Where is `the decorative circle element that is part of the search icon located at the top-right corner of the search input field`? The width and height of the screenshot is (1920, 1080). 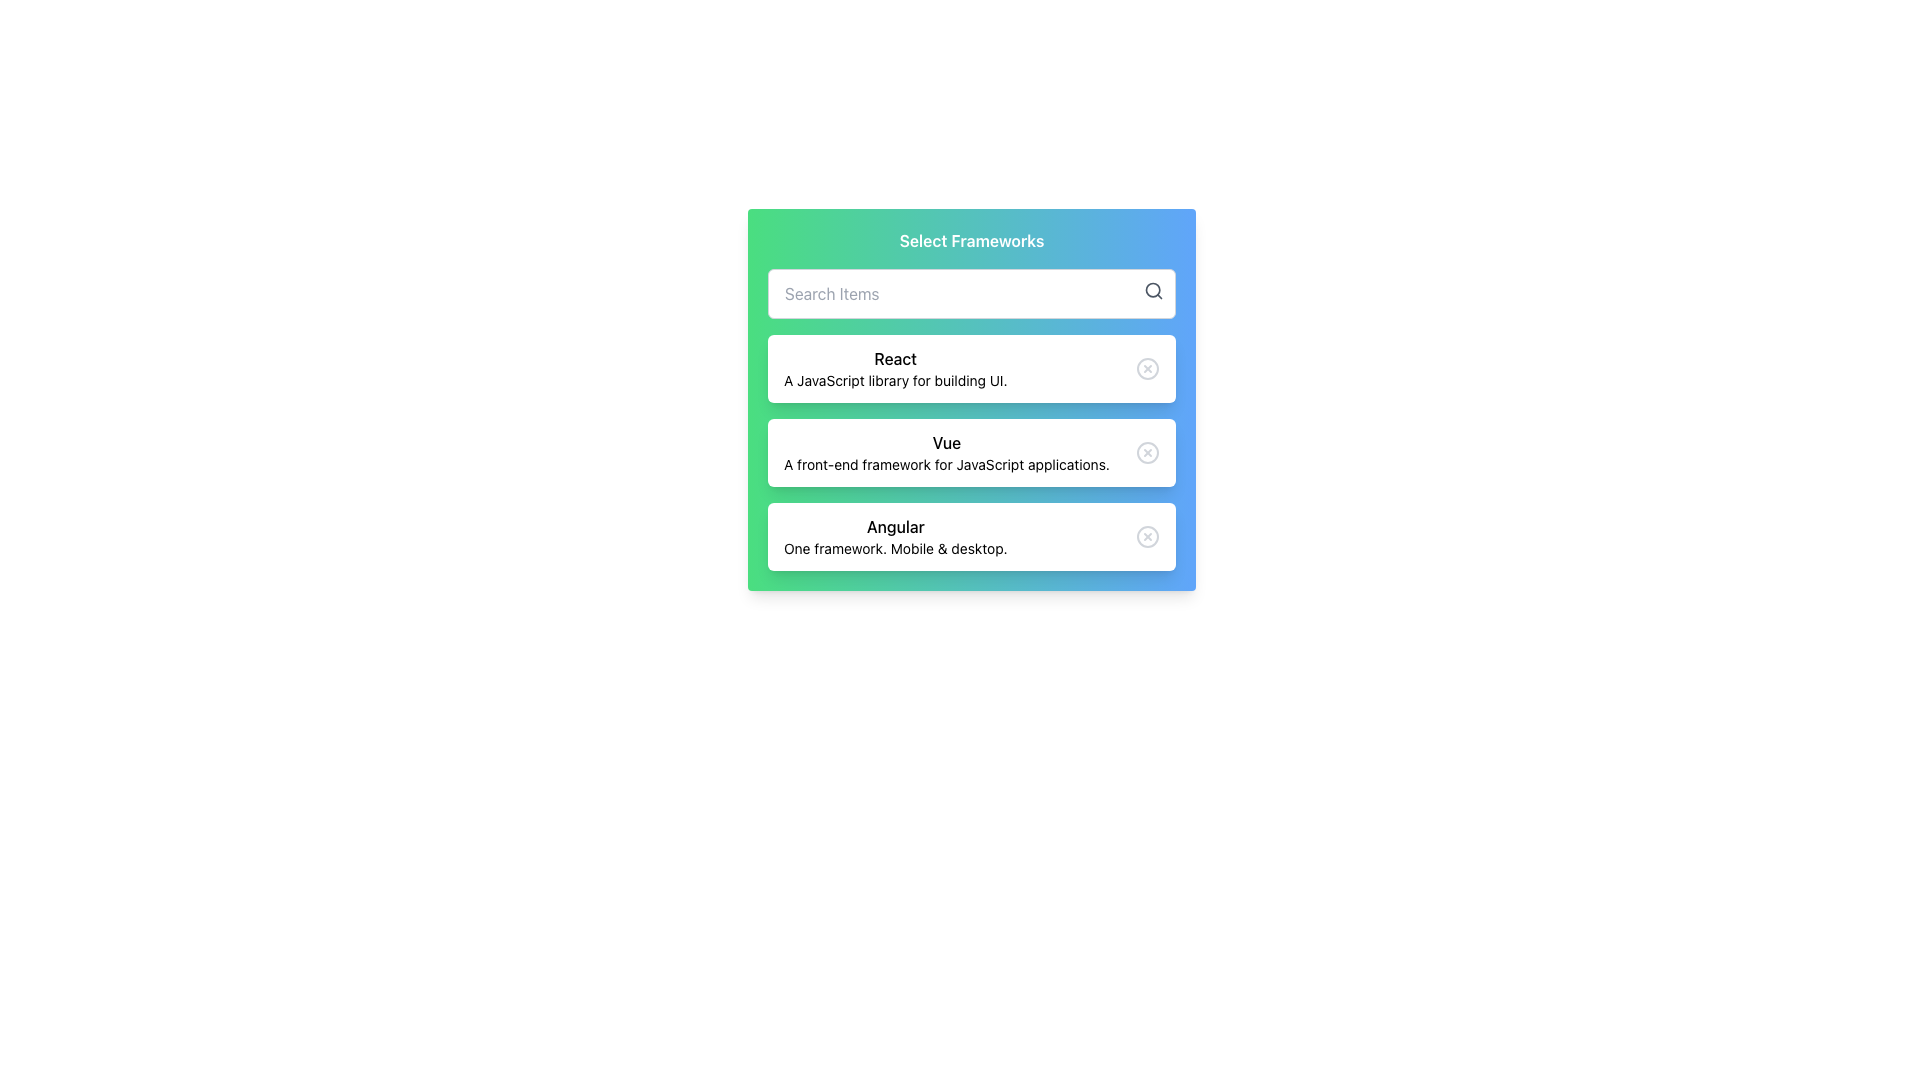 the decorative circle element that is part of the search icon located at the top-right corner of the search input field is located at coordinates (1153, 290).